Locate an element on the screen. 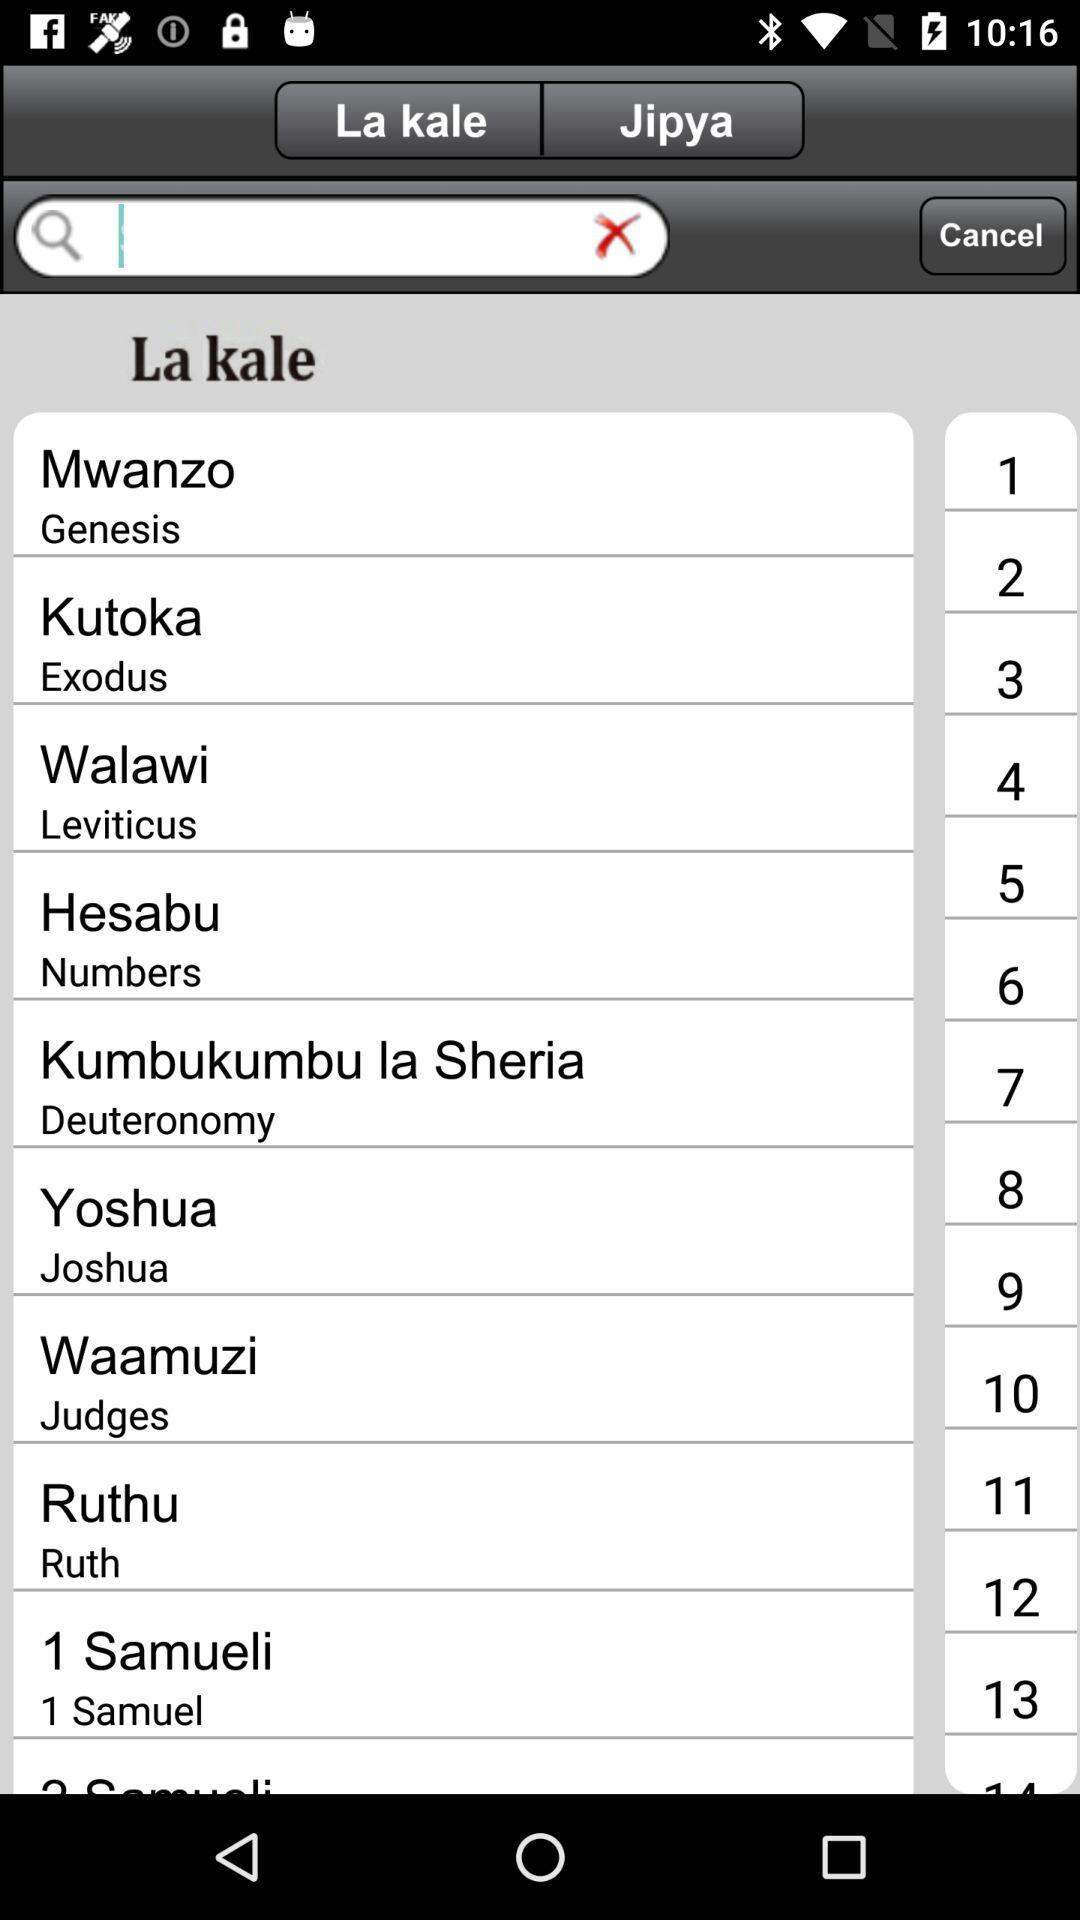  13 app is located at coordinates (1010, 1696).